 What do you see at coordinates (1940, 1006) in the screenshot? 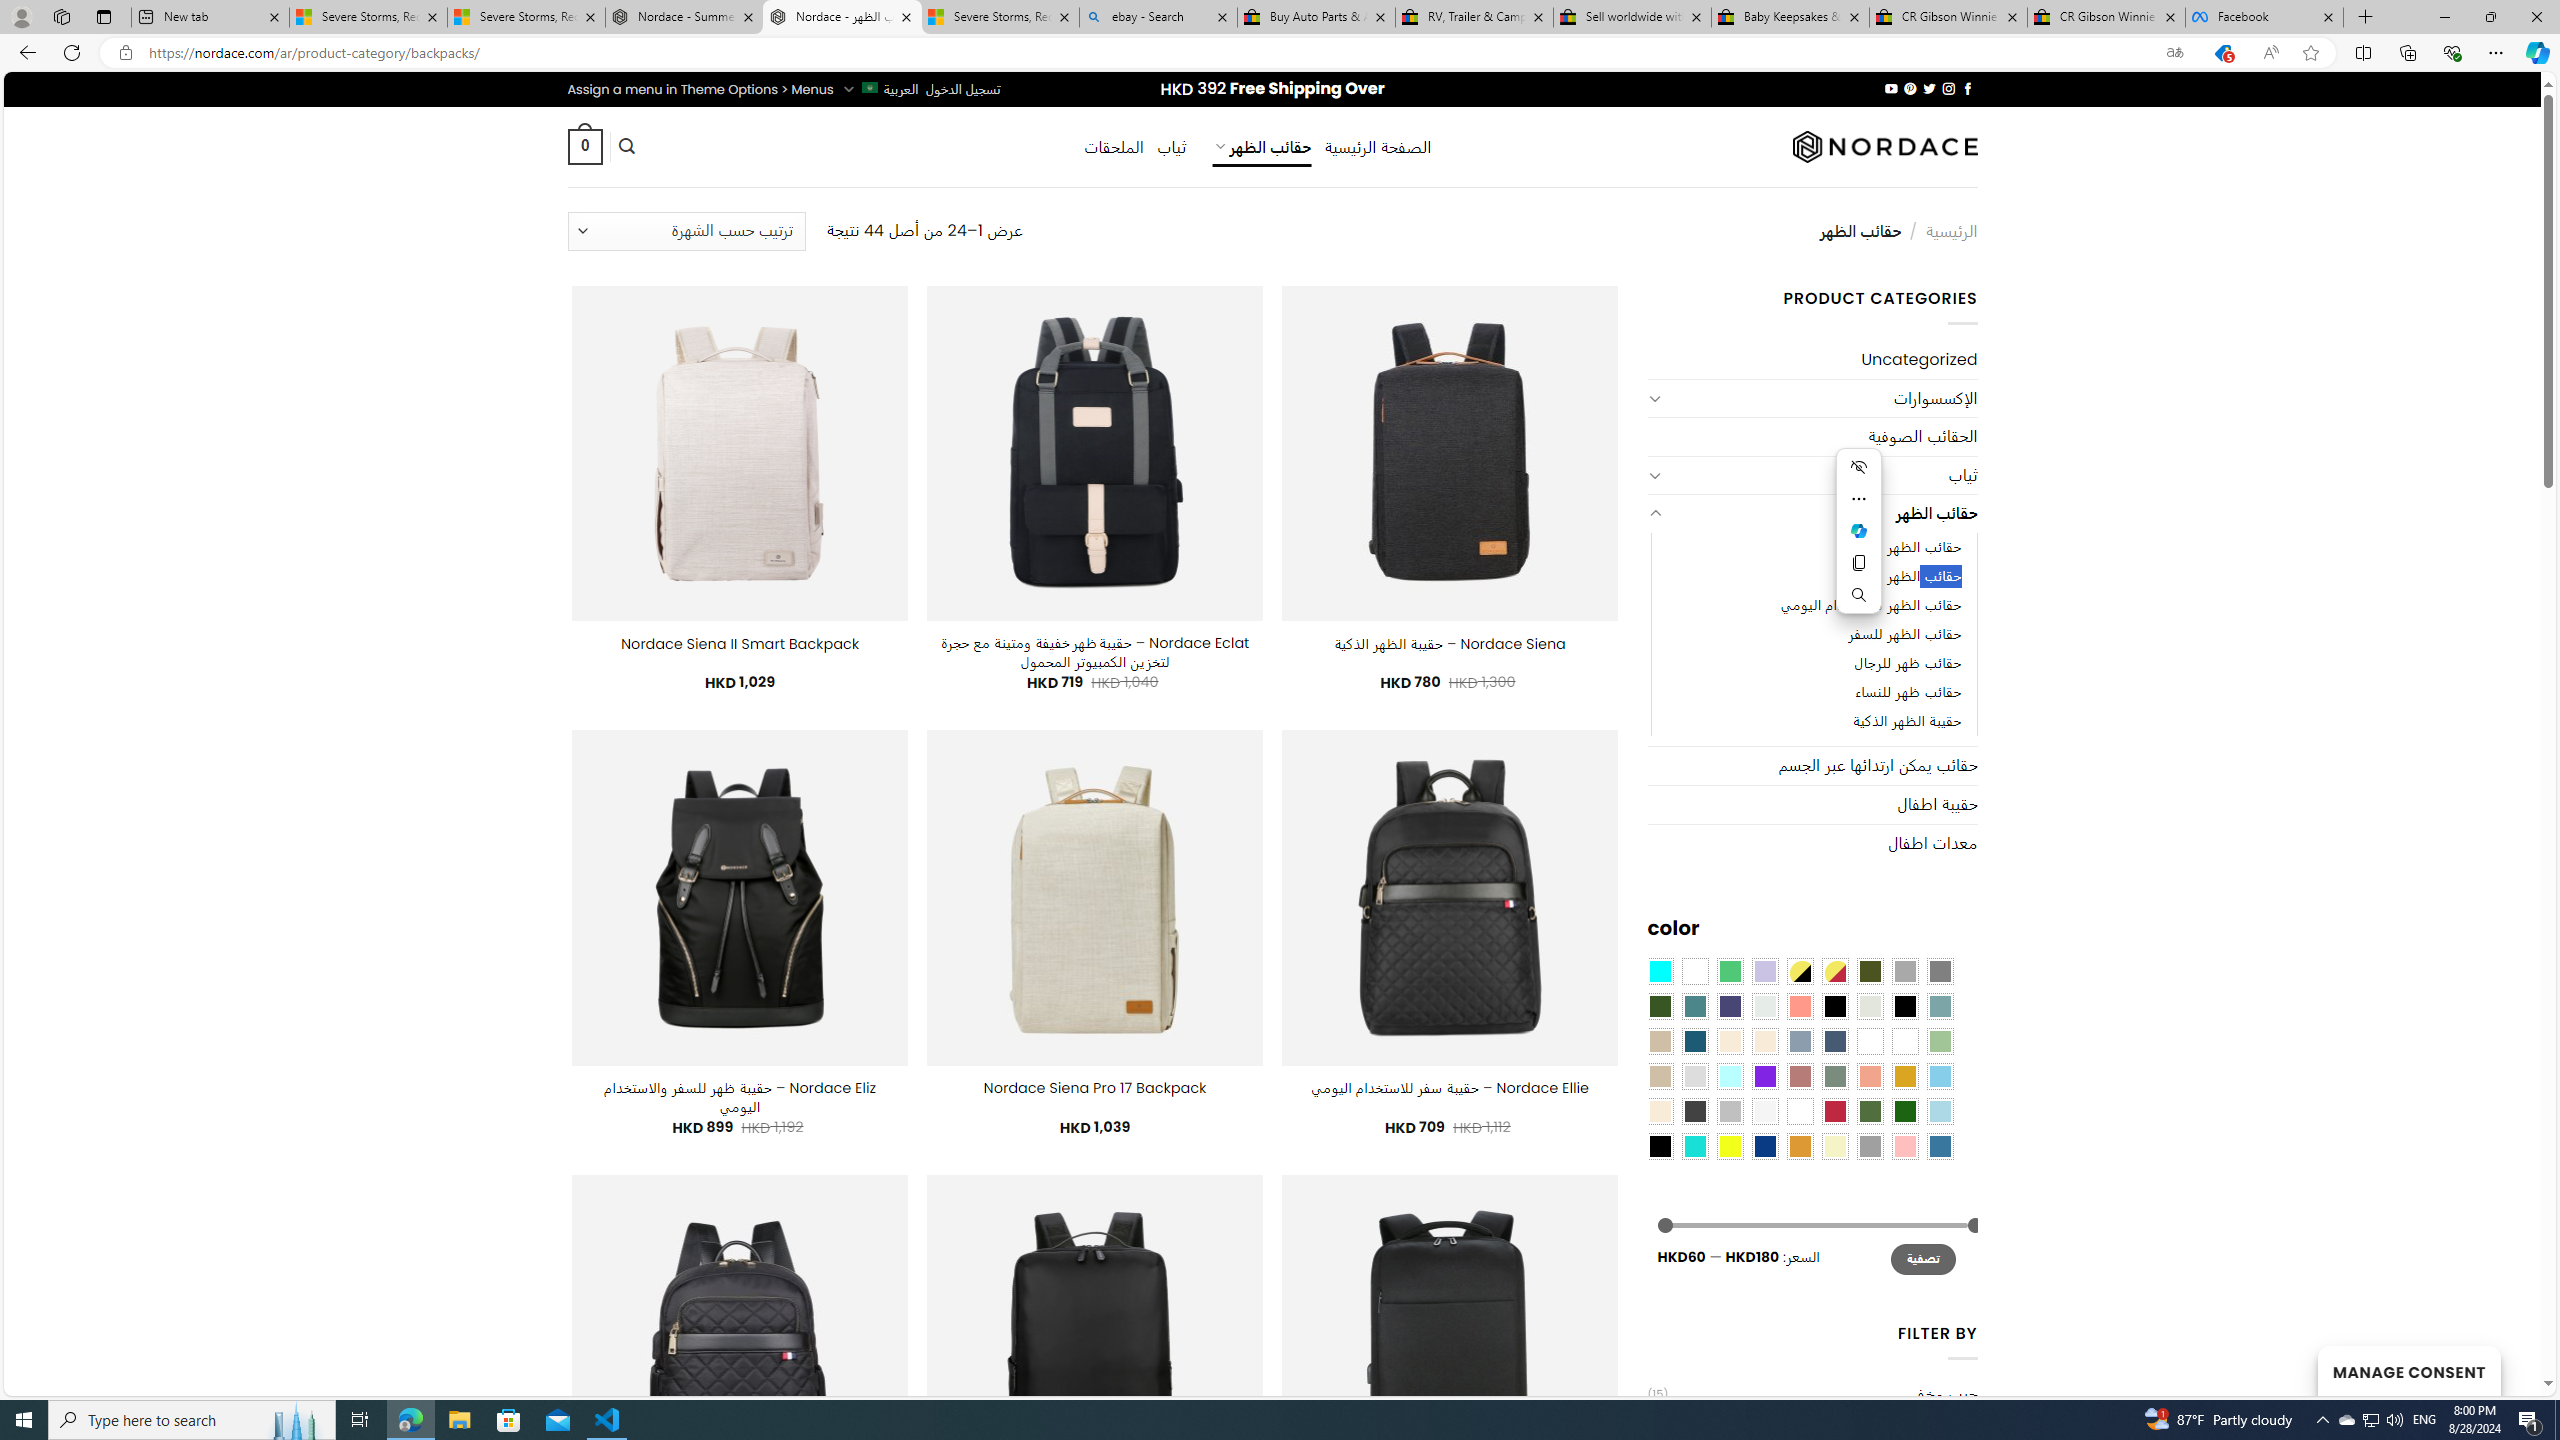
I see `'Blue Sage'` at bounding box center [1940, 1006].